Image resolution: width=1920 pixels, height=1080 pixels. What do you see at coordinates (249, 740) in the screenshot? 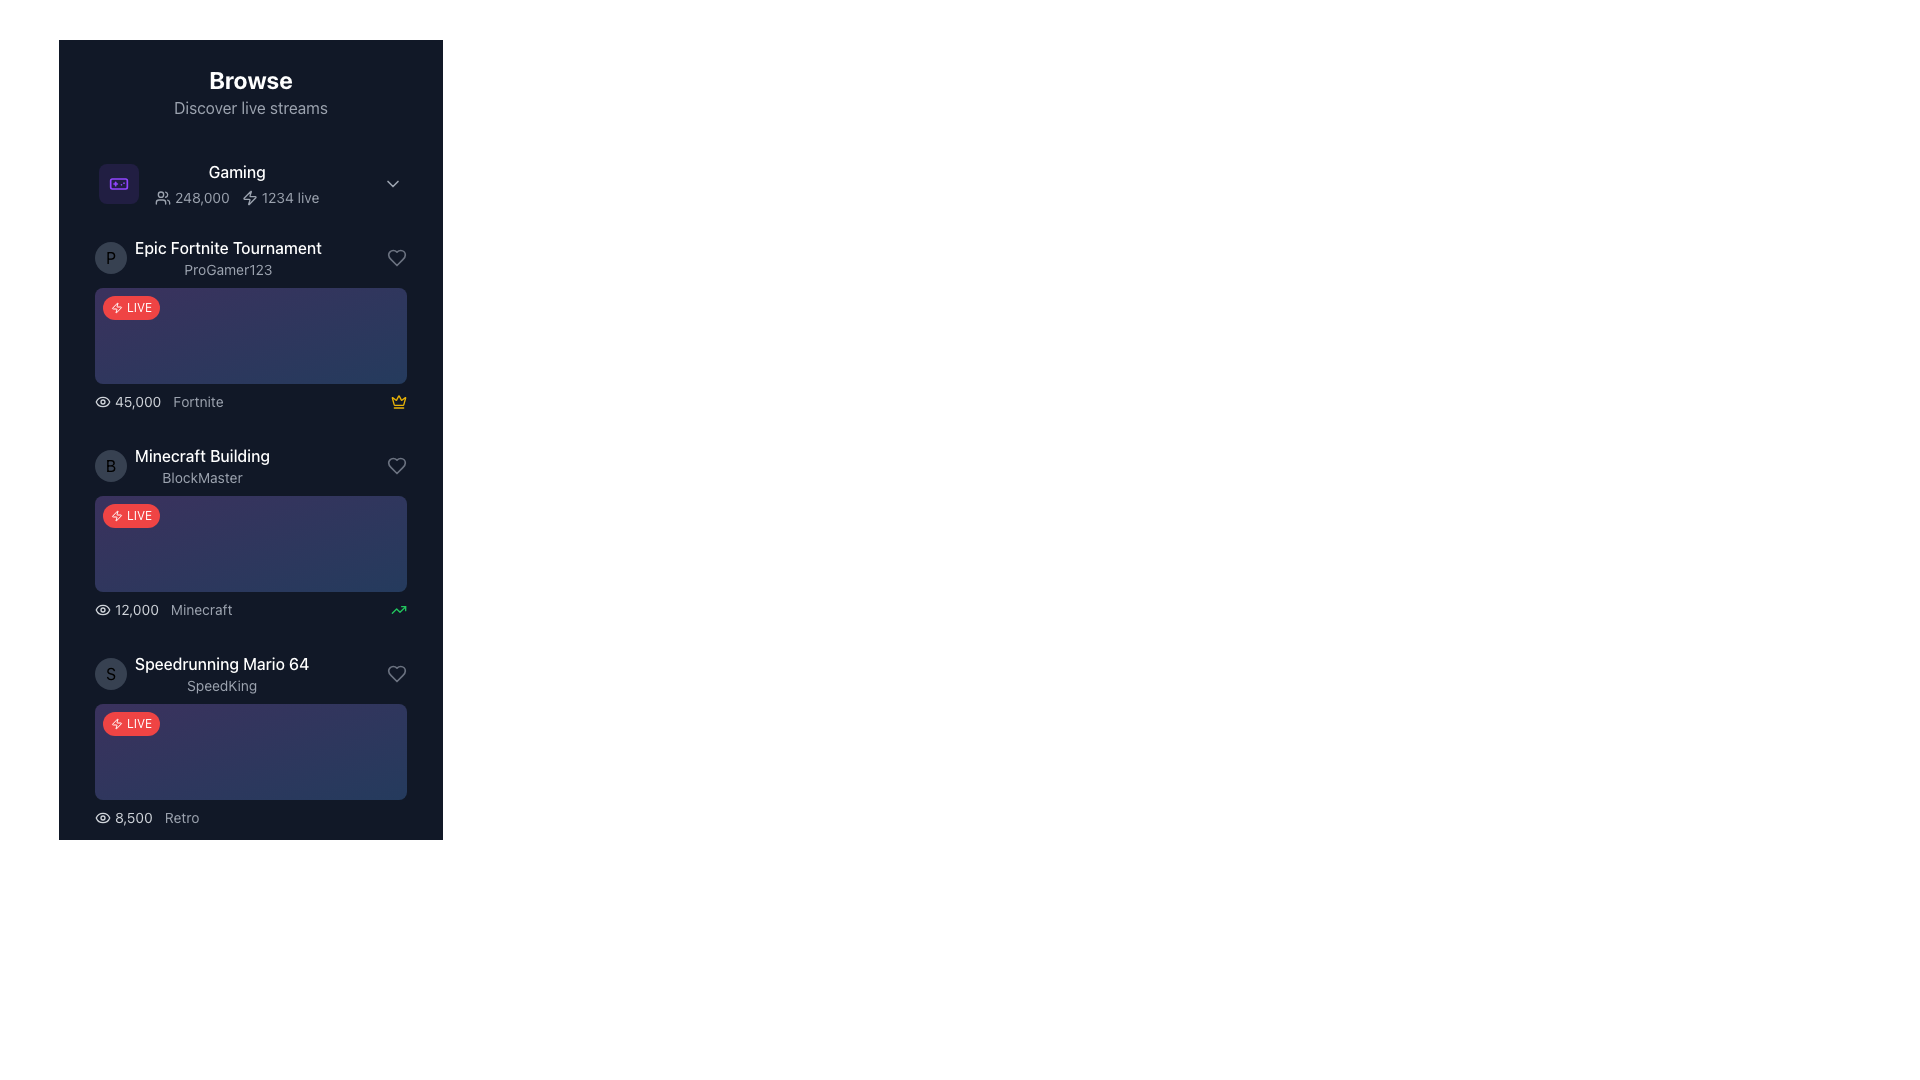
I see `the interactive card that provides a preview of the 'Speedrunning Mario 64' stream, positioned as the third card in a vertical list of streaming channels` at bounding box center [249, 740].